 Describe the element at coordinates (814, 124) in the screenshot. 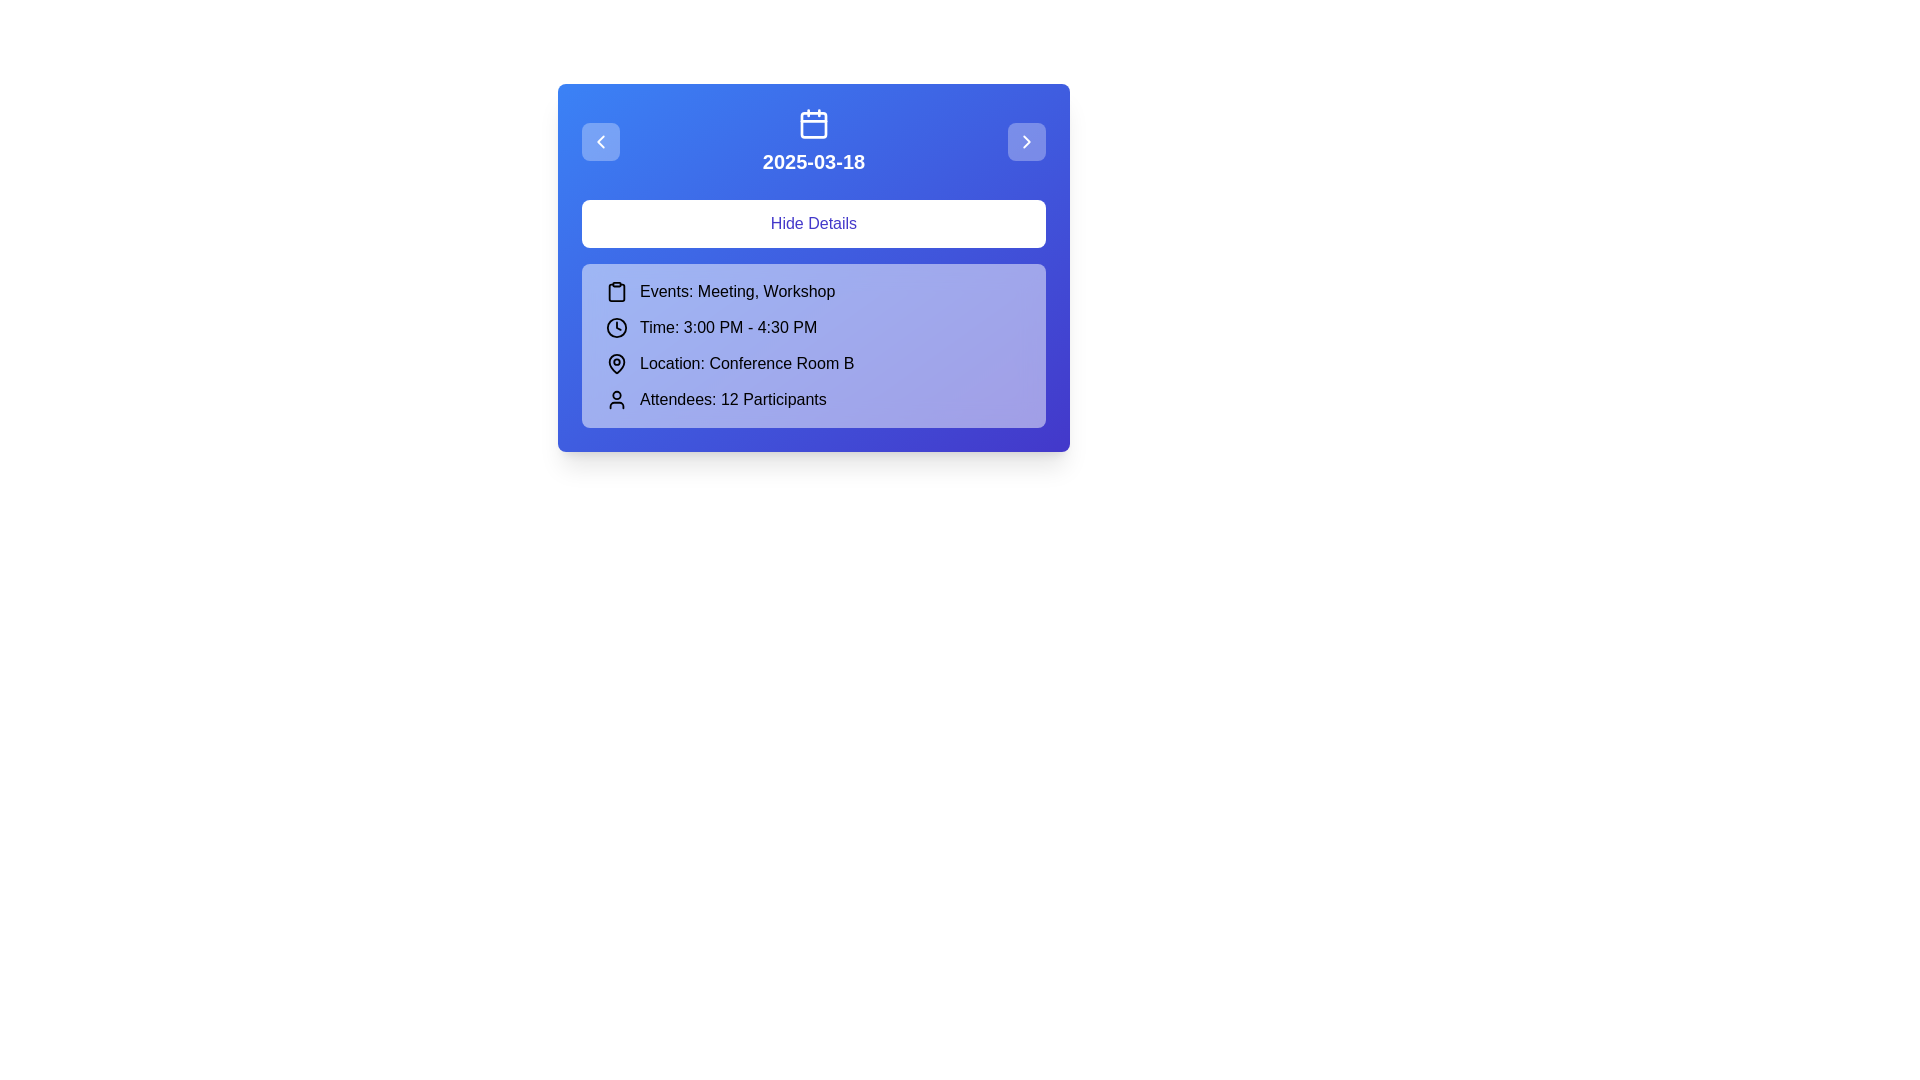

I see `the main body of the calendar icon, which is prominently located at the top of the interface above the date text '2025-03-18'` at that location.